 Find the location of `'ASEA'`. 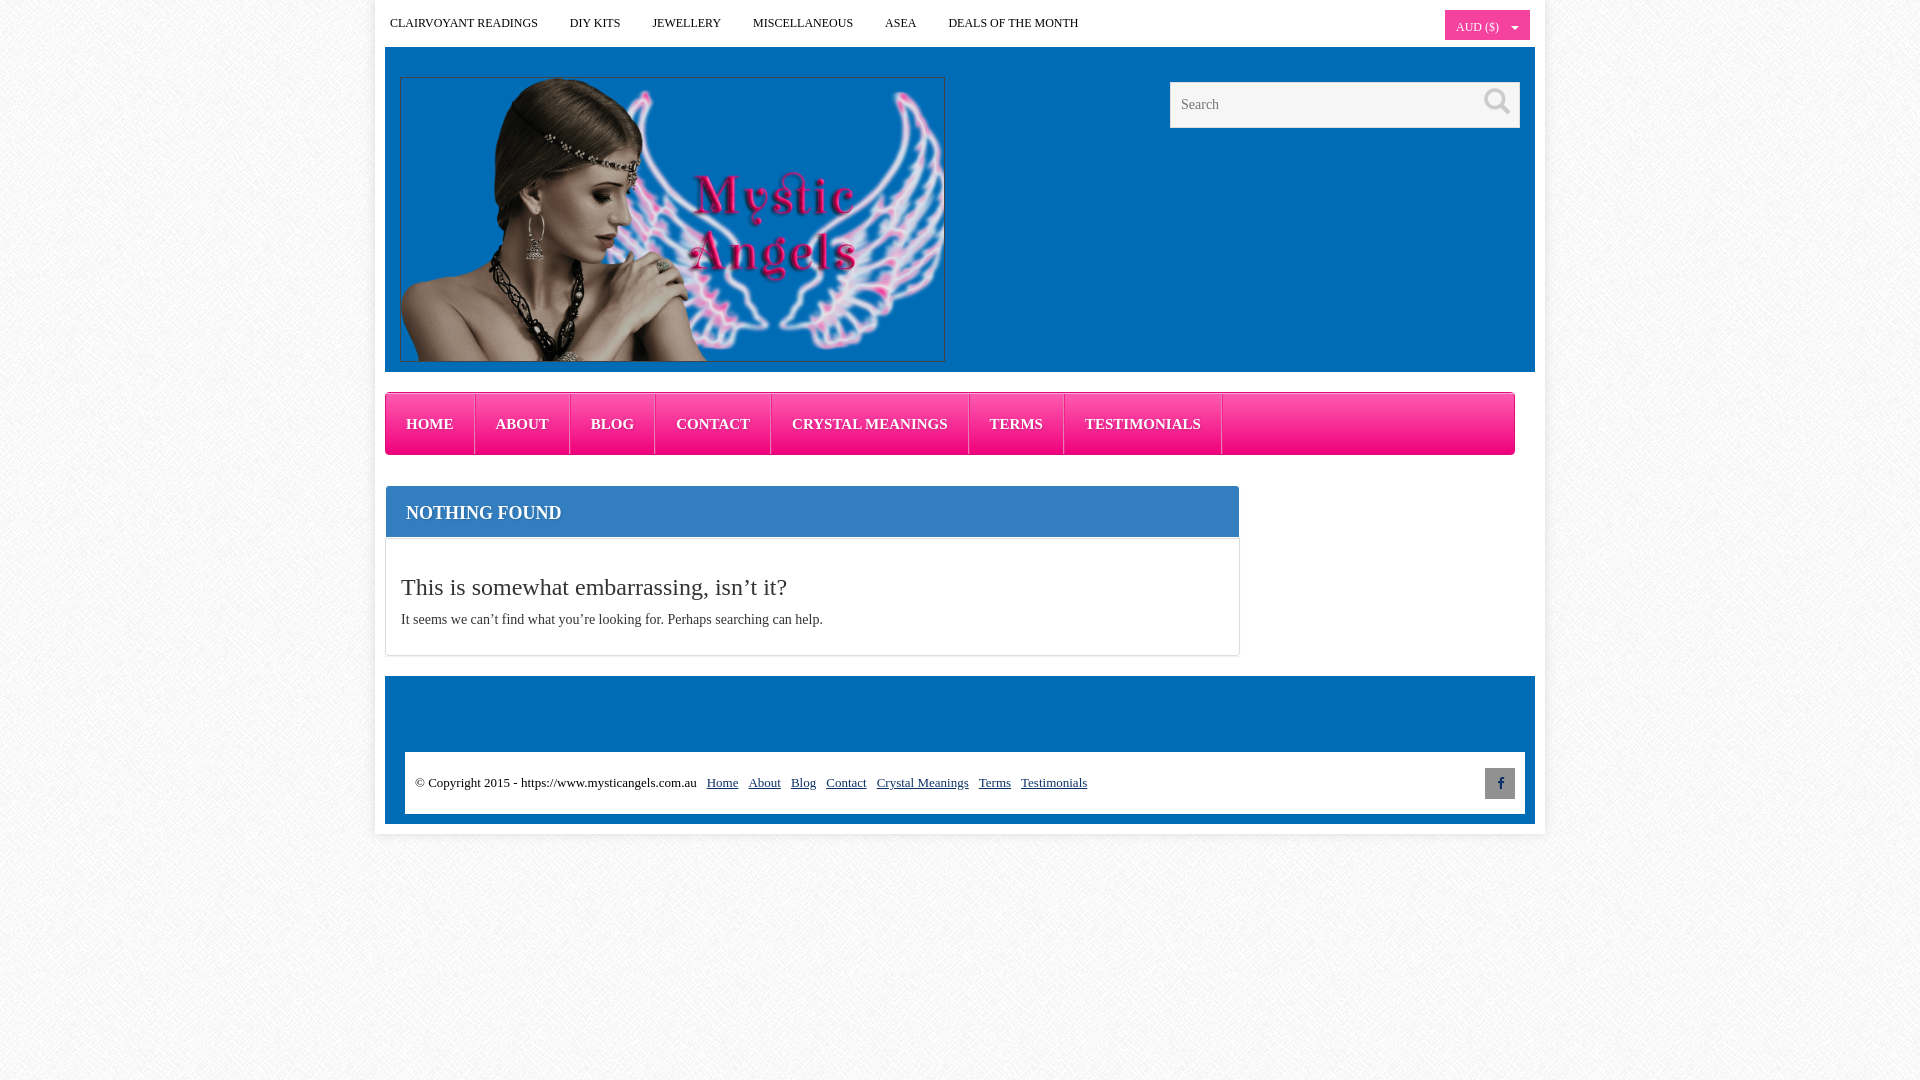

'ASEA' is located at coordinates (899, 23).